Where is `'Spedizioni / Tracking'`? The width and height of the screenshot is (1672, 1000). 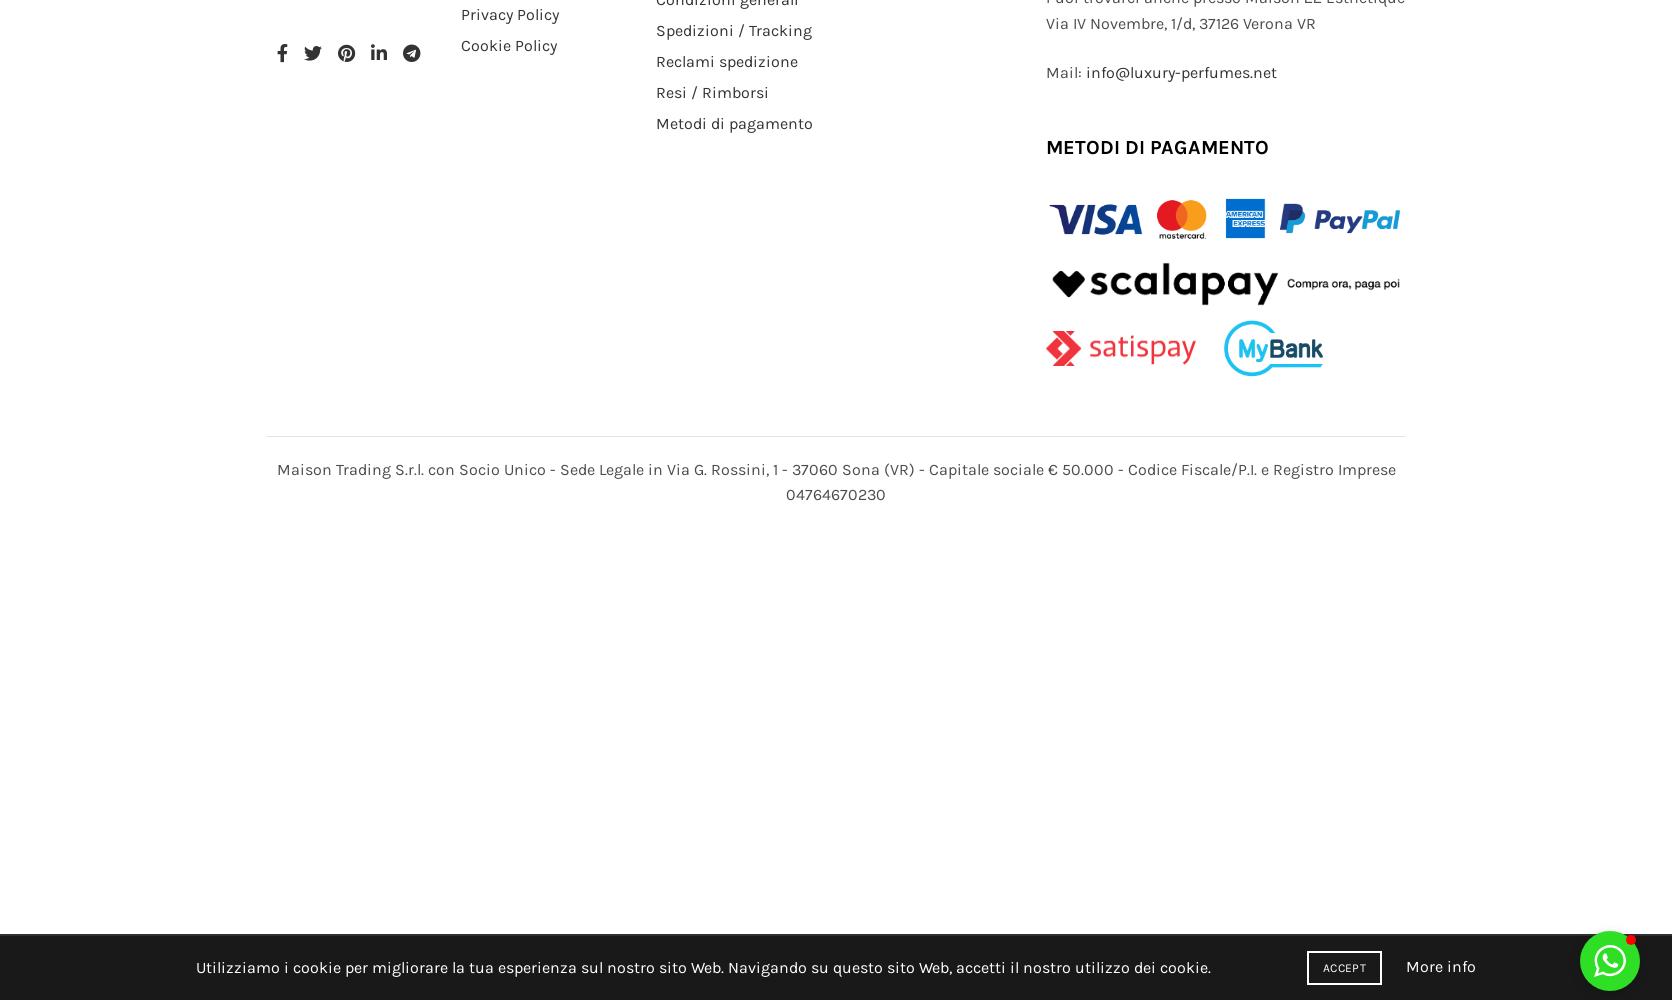
'Spedizioni / Tracking' is located at coordinates (733, 29).